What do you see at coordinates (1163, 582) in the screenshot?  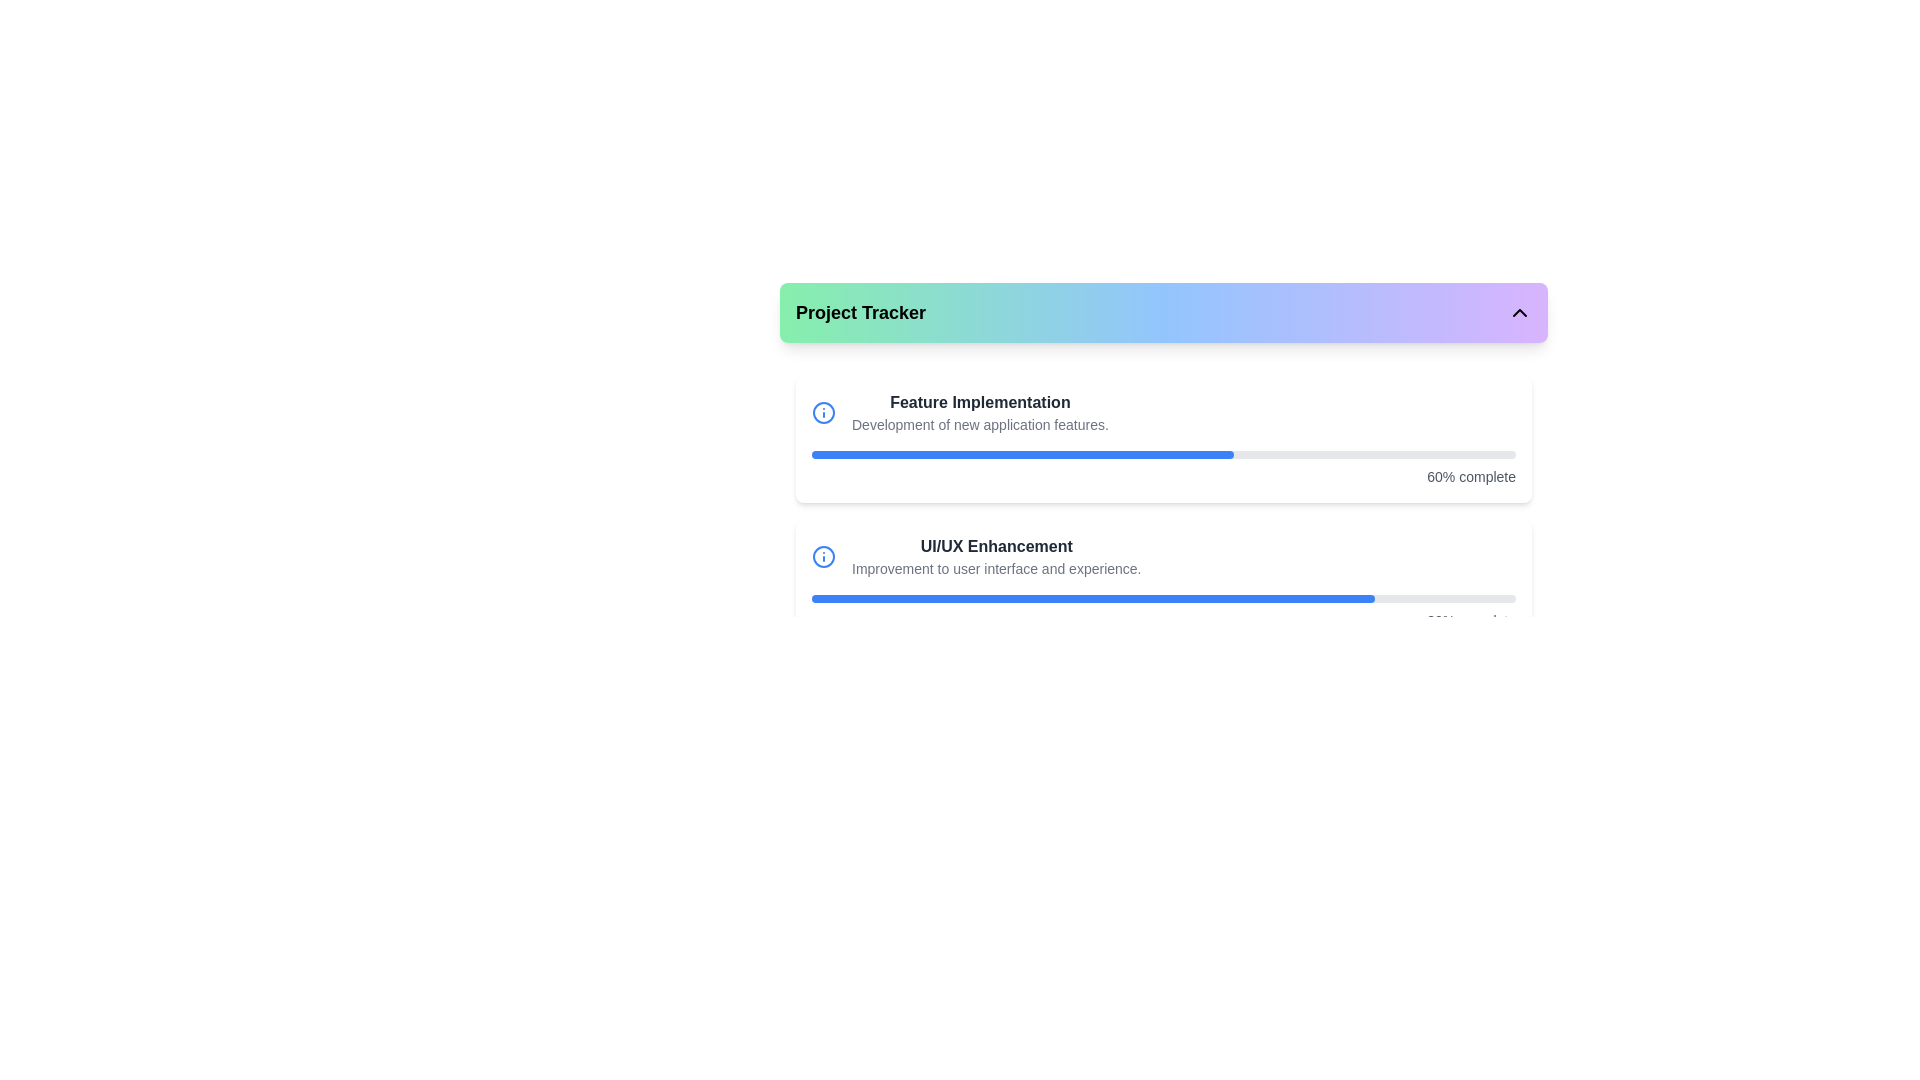 I see `task description and progress information from the Progress Tracker Component labeled 'UI/UX Enhancement', which shows an 80% filled progress bar` at bounding box center [1163, 582].